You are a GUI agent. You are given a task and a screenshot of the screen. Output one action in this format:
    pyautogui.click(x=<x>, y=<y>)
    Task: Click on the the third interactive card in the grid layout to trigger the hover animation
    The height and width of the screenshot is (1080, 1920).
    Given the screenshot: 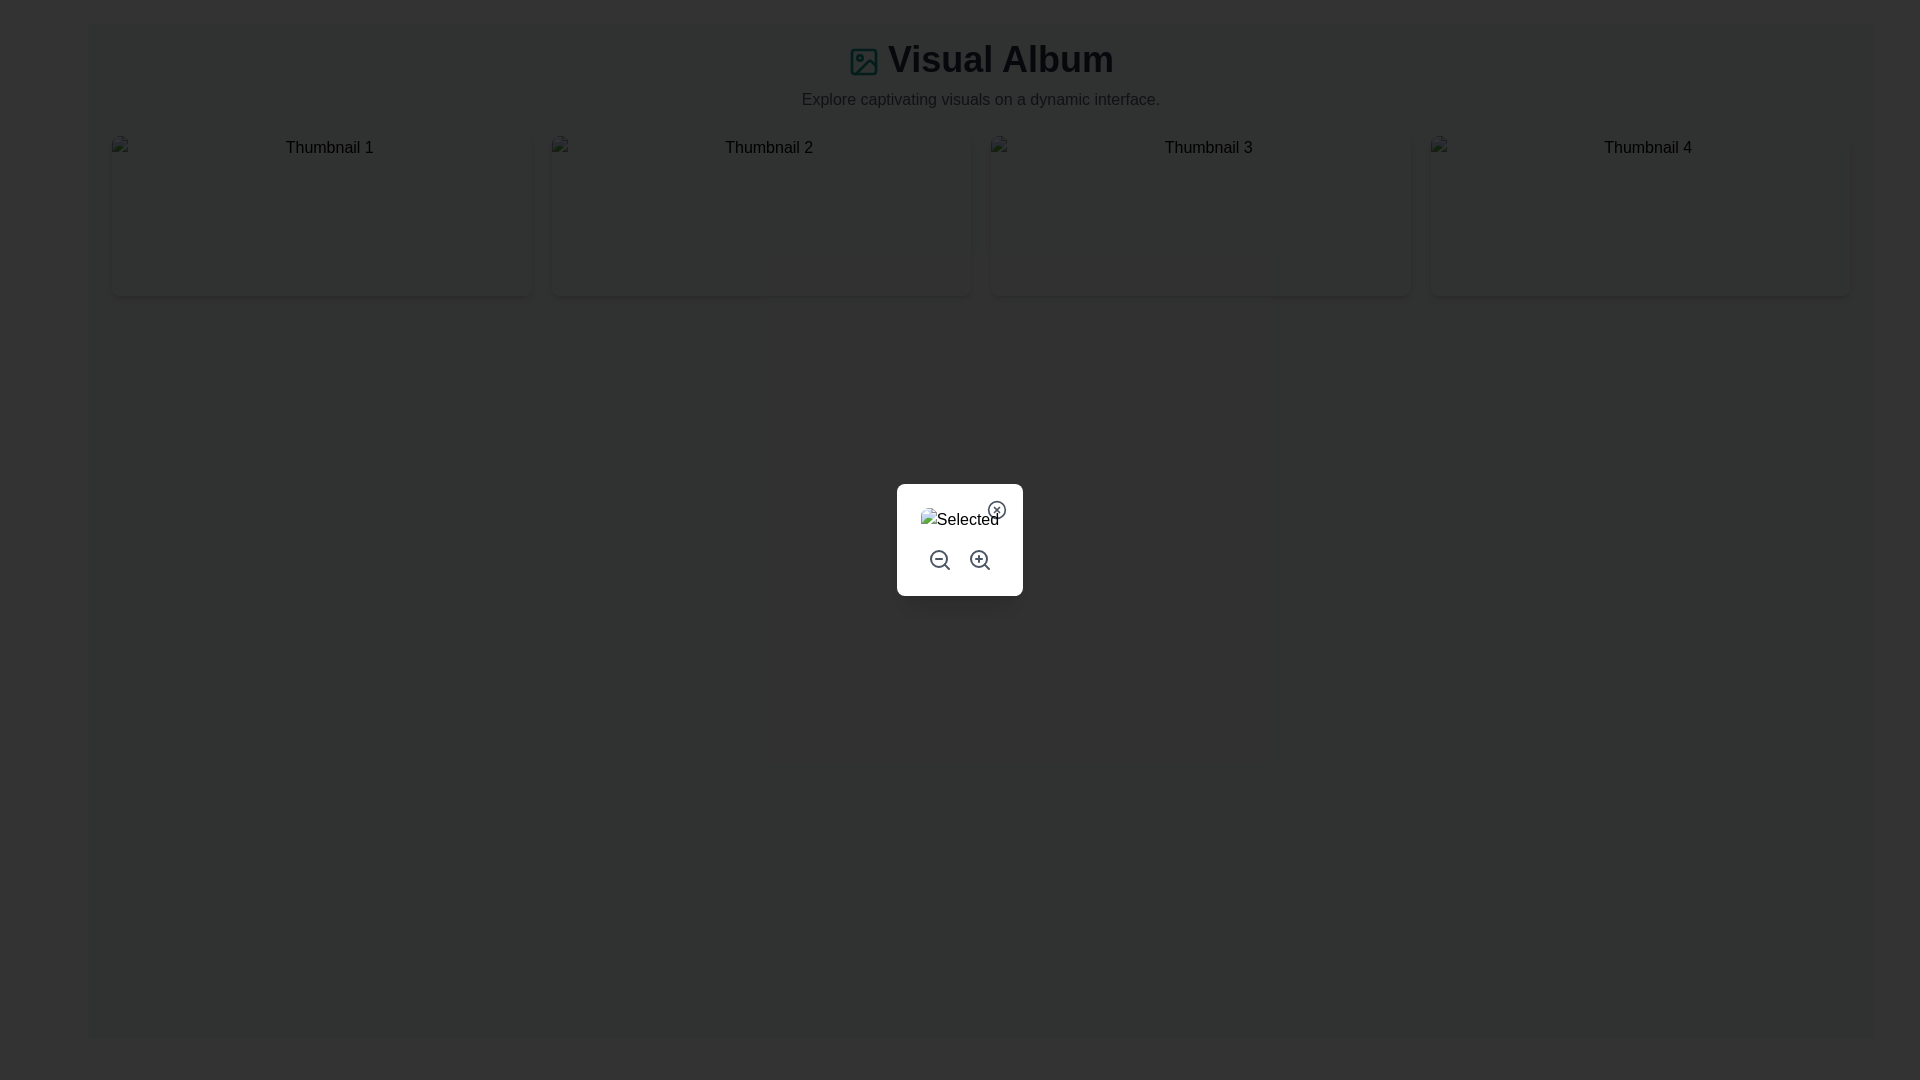 What is the action you would take?
    pyautogui.click(x=1200, y=216)
    